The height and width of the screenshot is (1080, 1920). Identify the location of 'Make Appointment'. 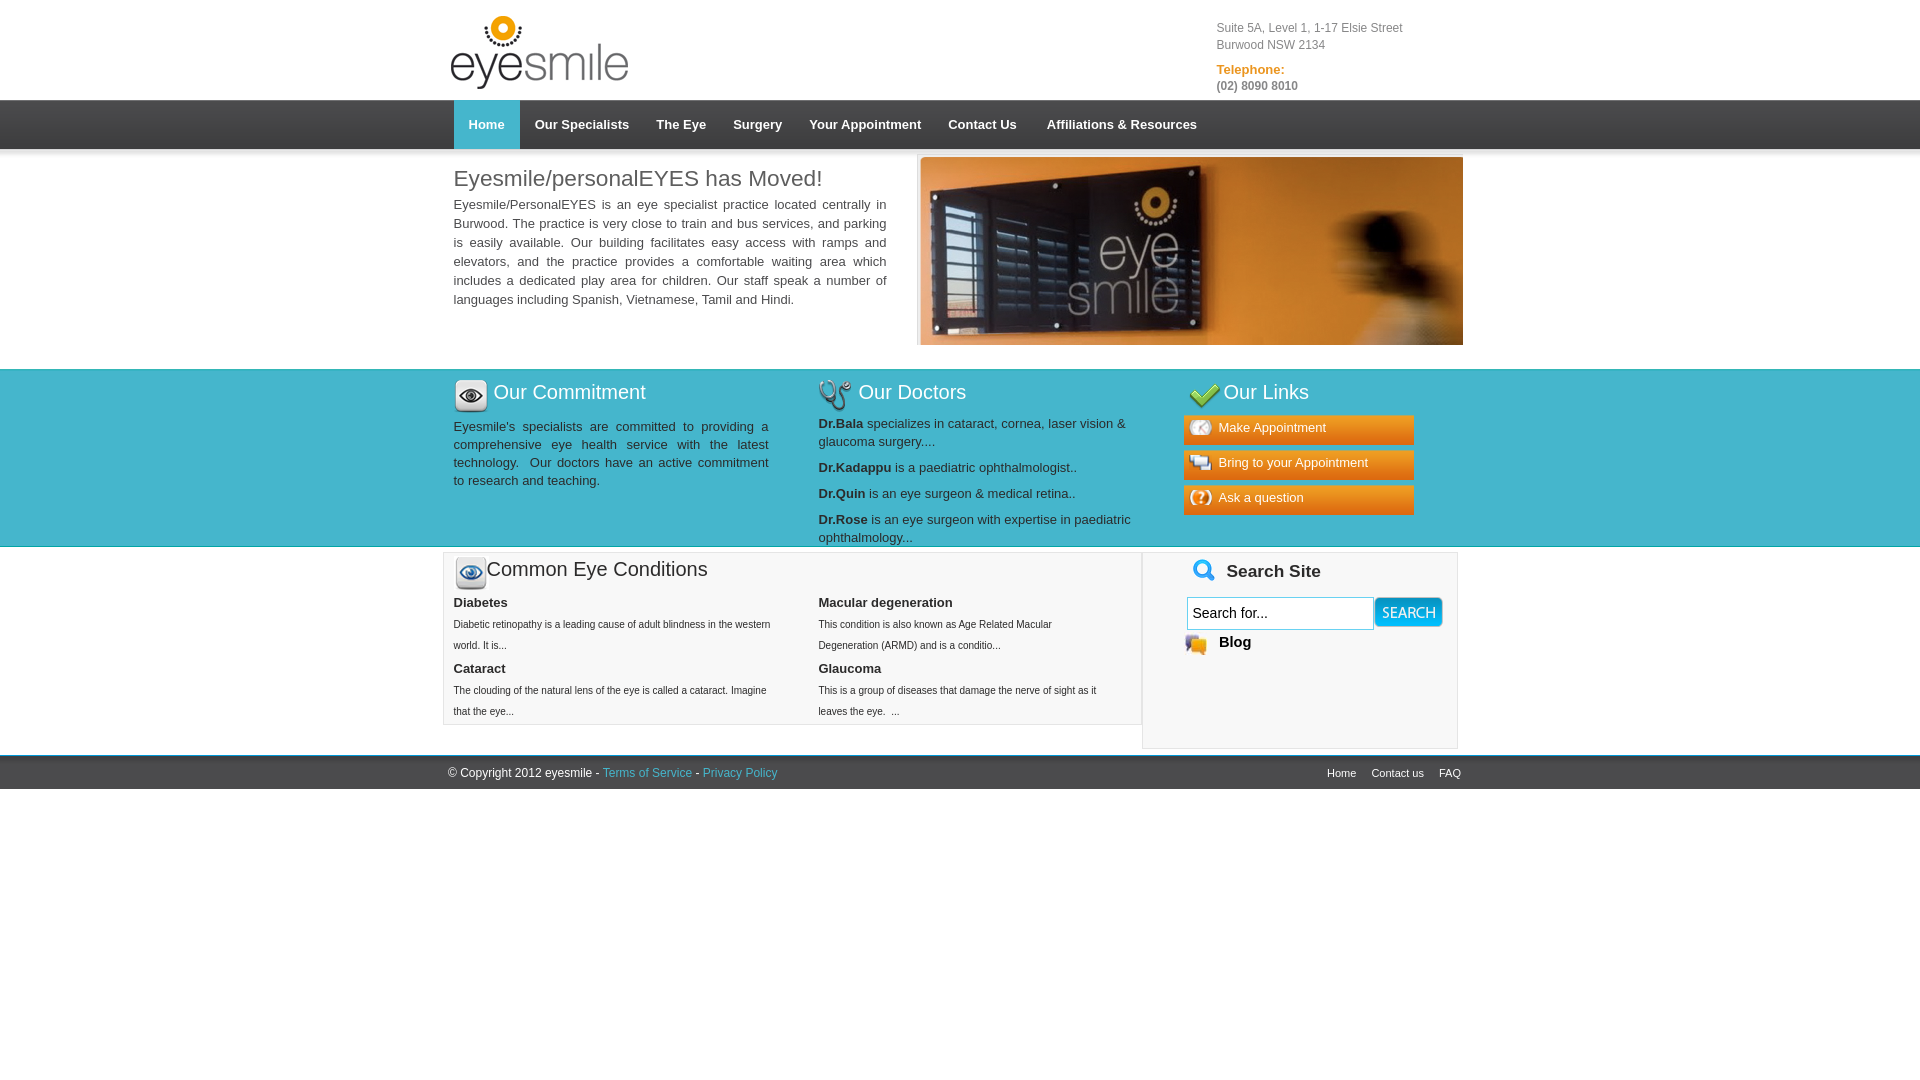
(1188, 426).